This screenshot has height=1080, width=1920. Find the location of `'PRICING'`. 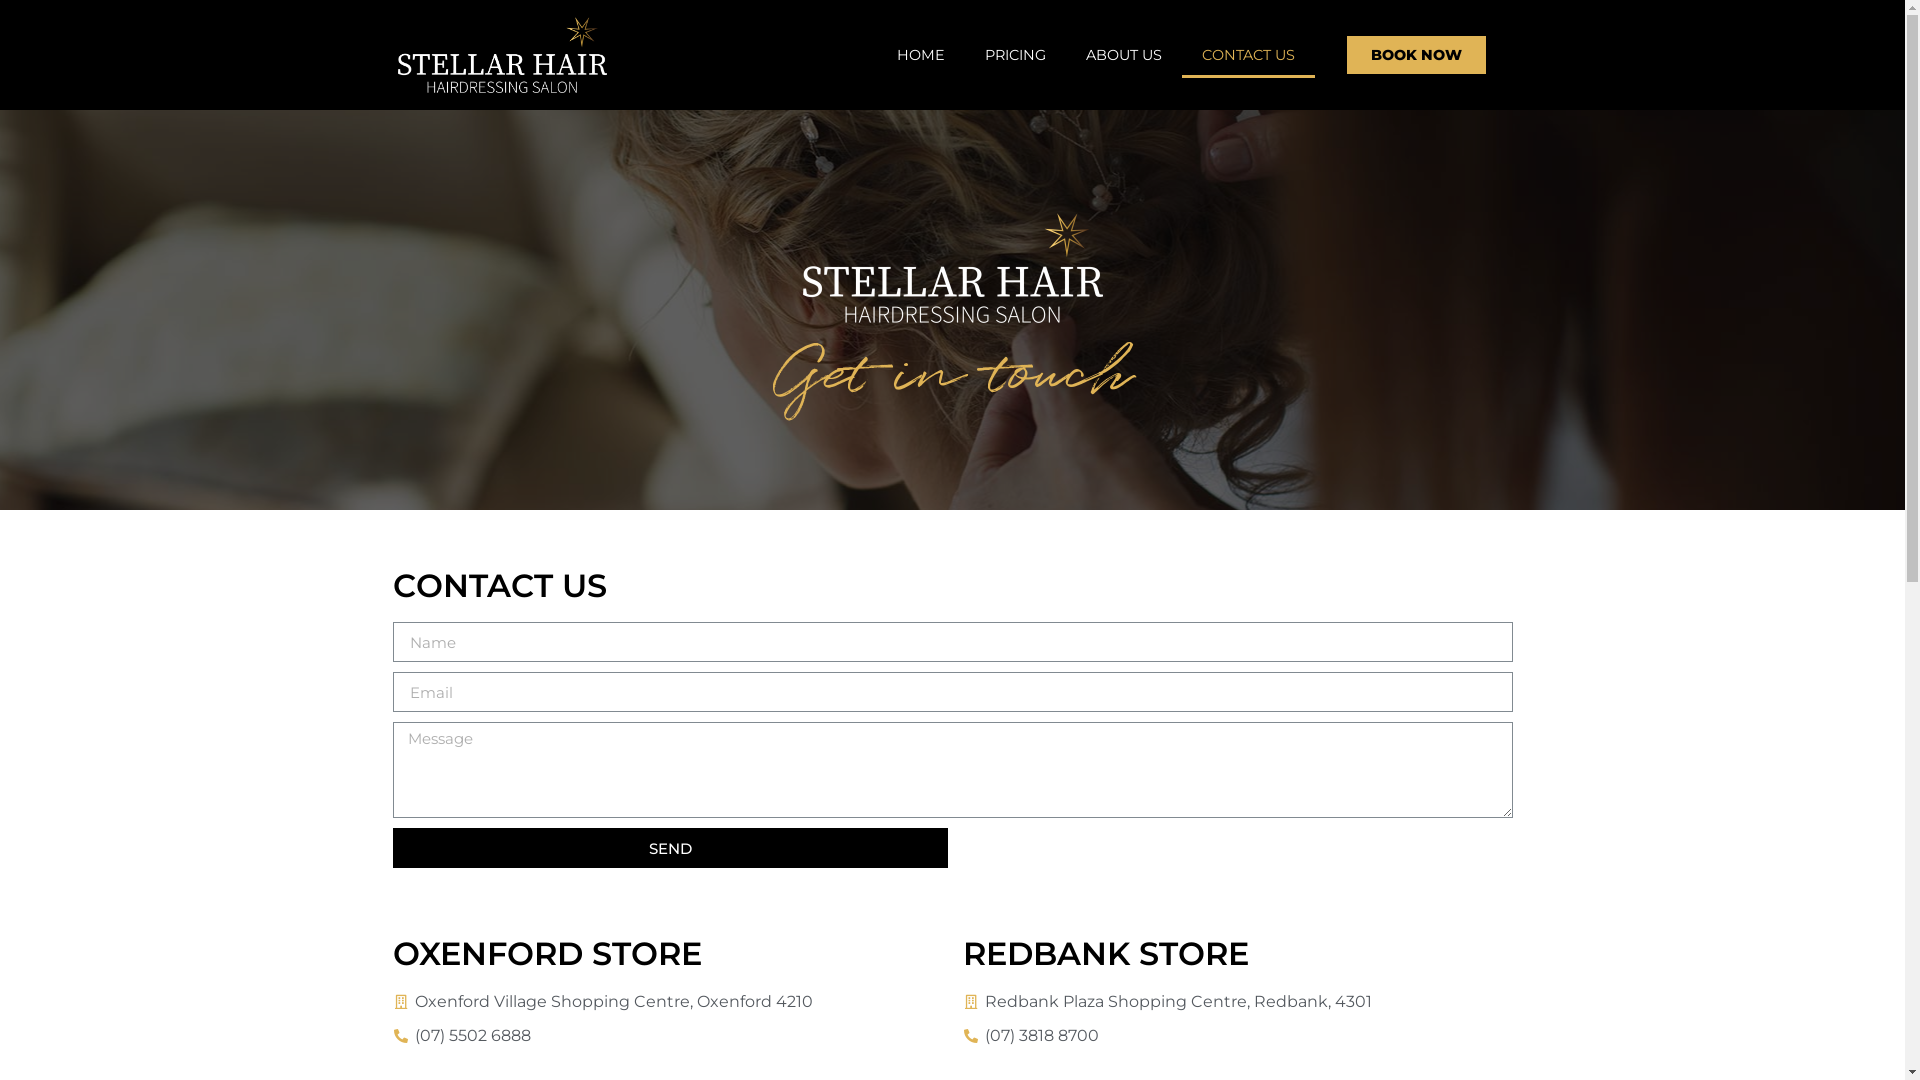

'PRICING' is located at coordinates (1015, 53).